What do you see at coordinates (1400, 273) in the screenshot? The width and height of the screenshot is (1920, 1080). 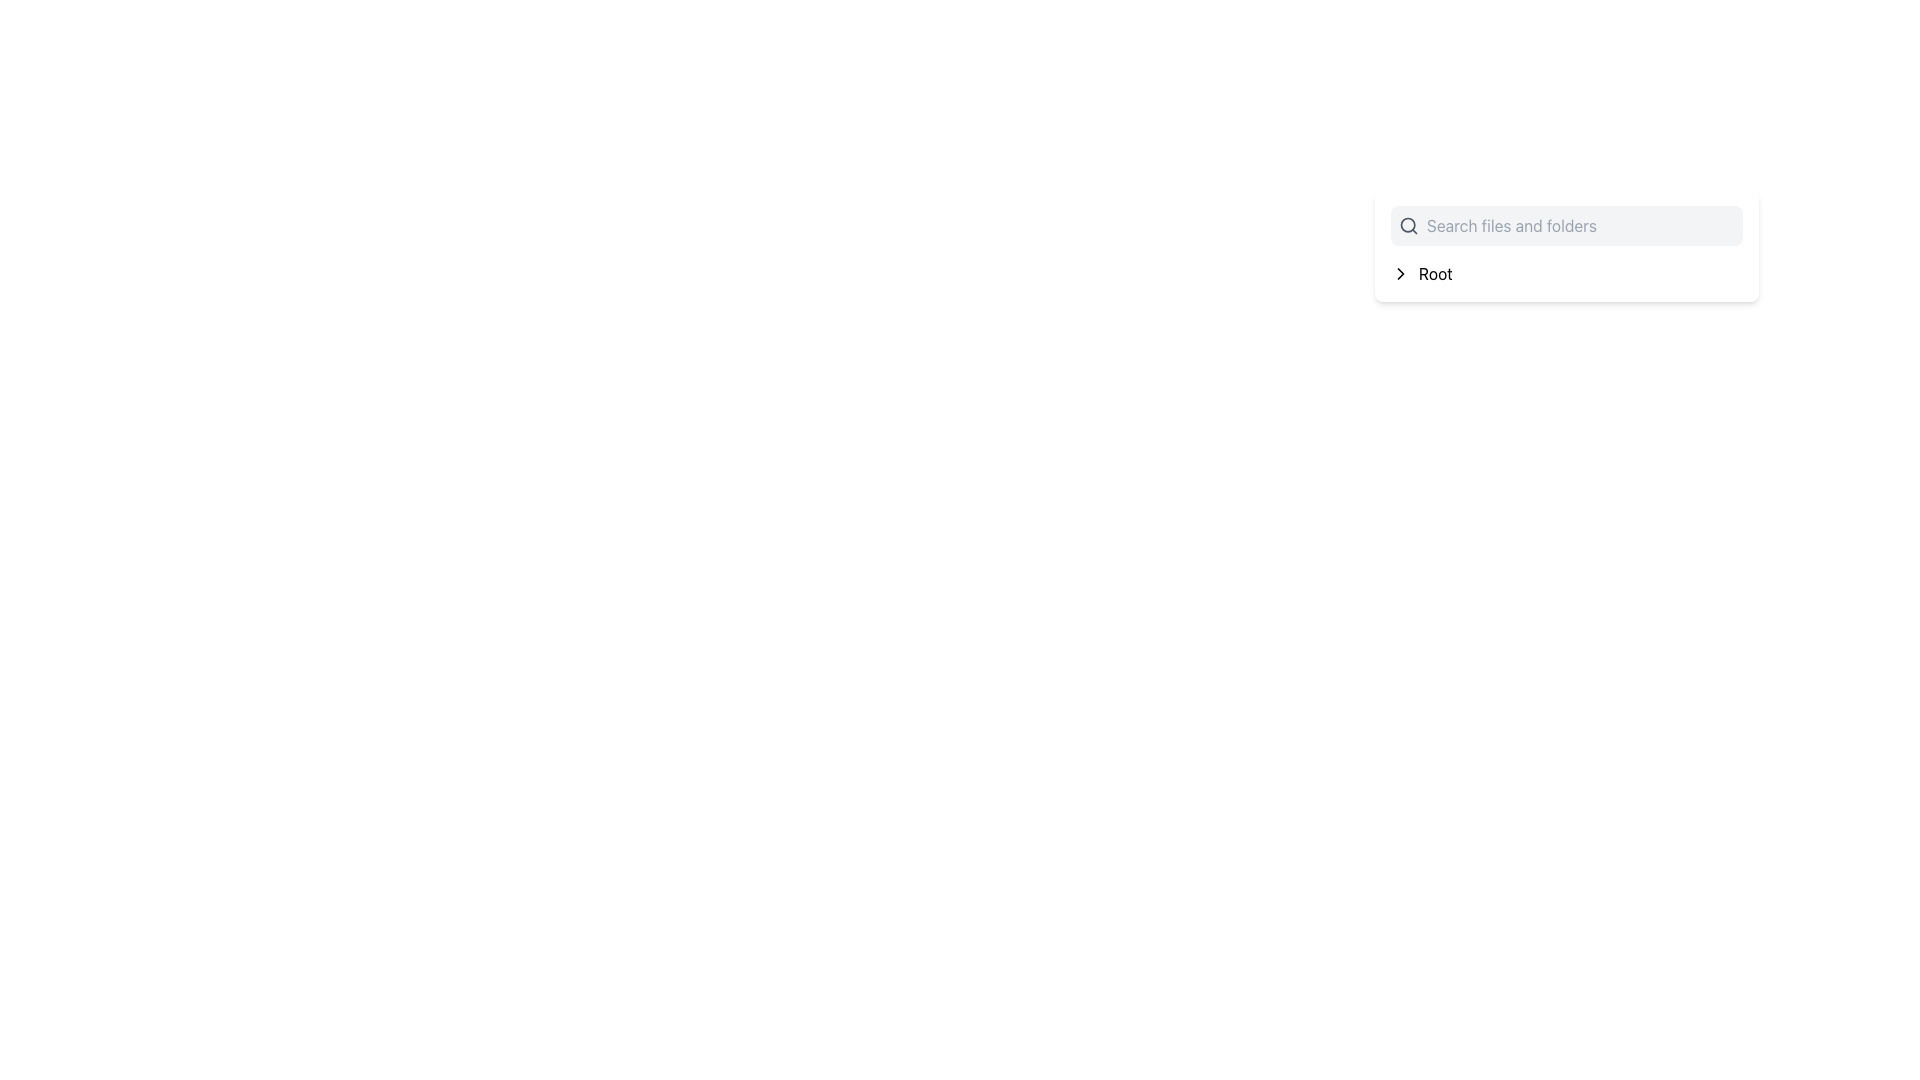 I see `the chevron icon located to the left of the text 'Root'` at bounding box center [1400, 273].